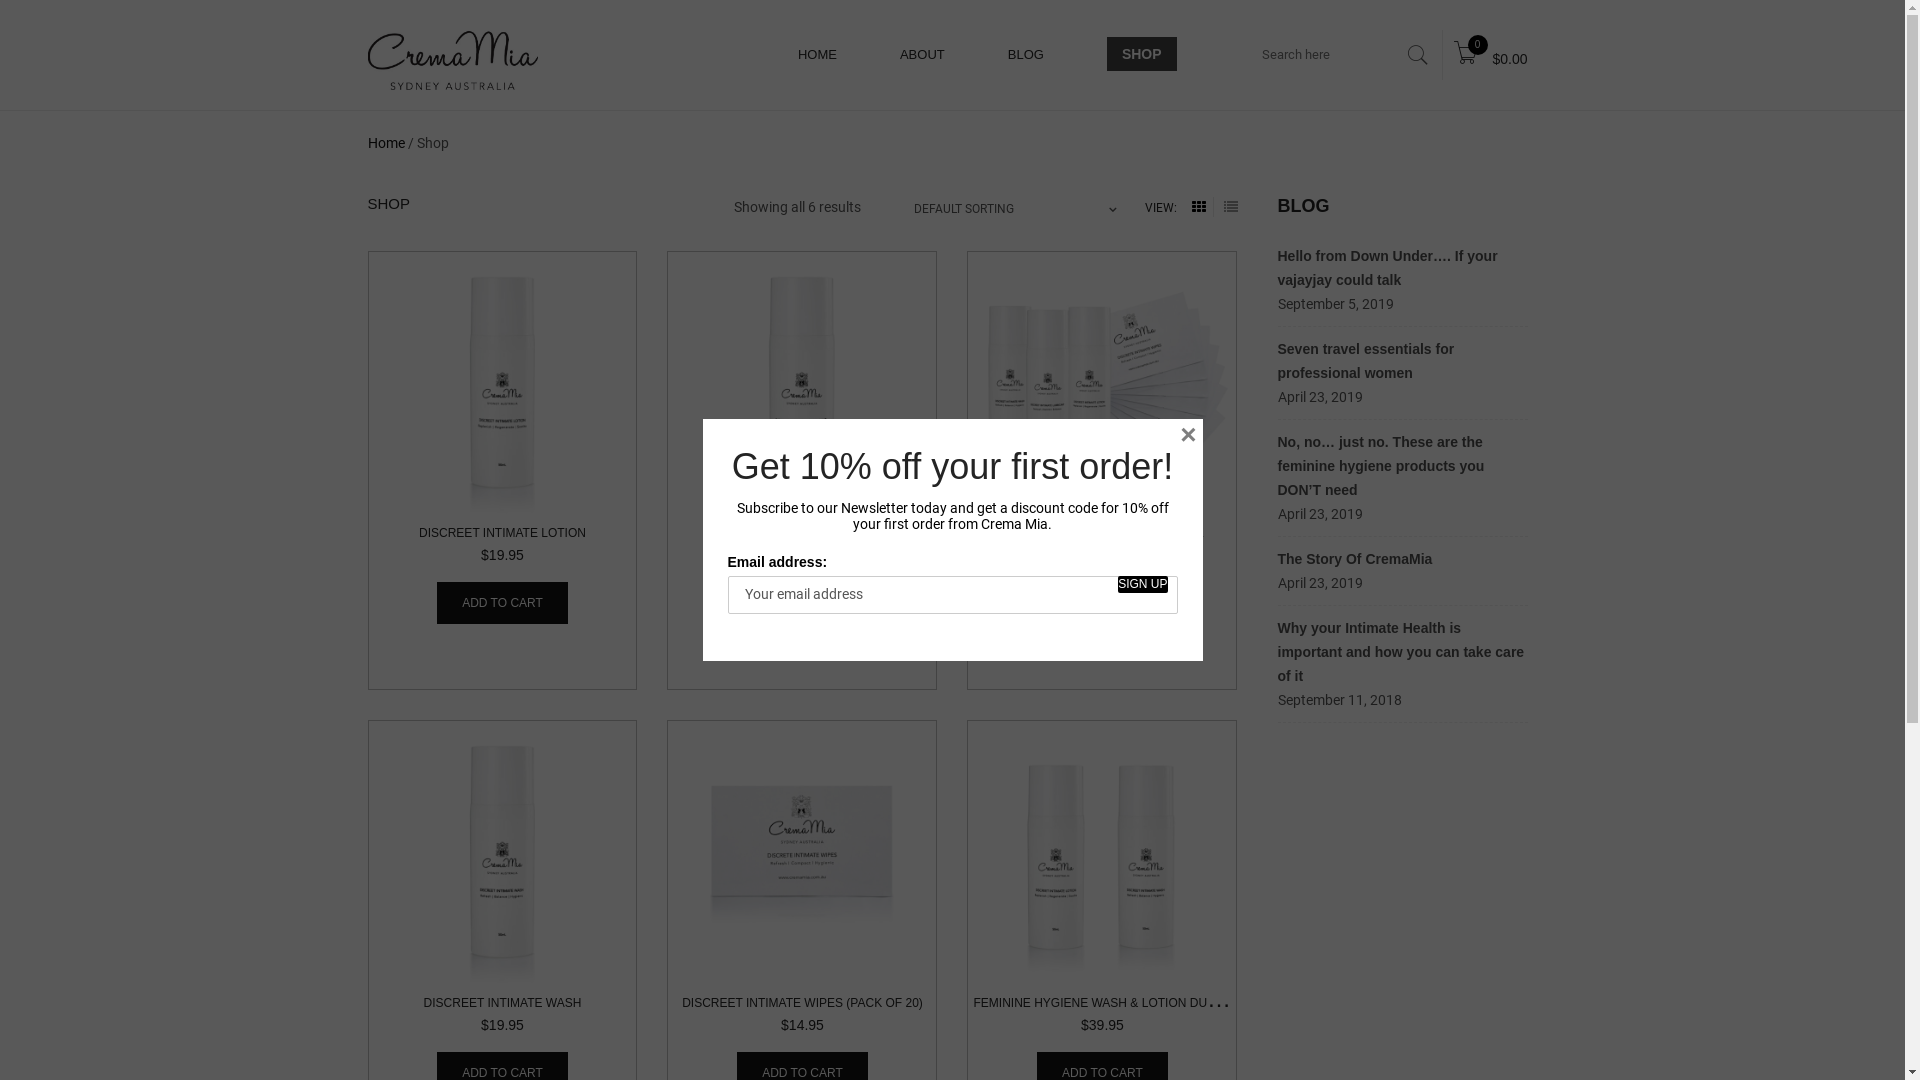 The width and height of the screenshot is (1920, 1080). Describe the element at coordinates (1026, 53) in the screenshot. I see `'BLOG'` at that location.